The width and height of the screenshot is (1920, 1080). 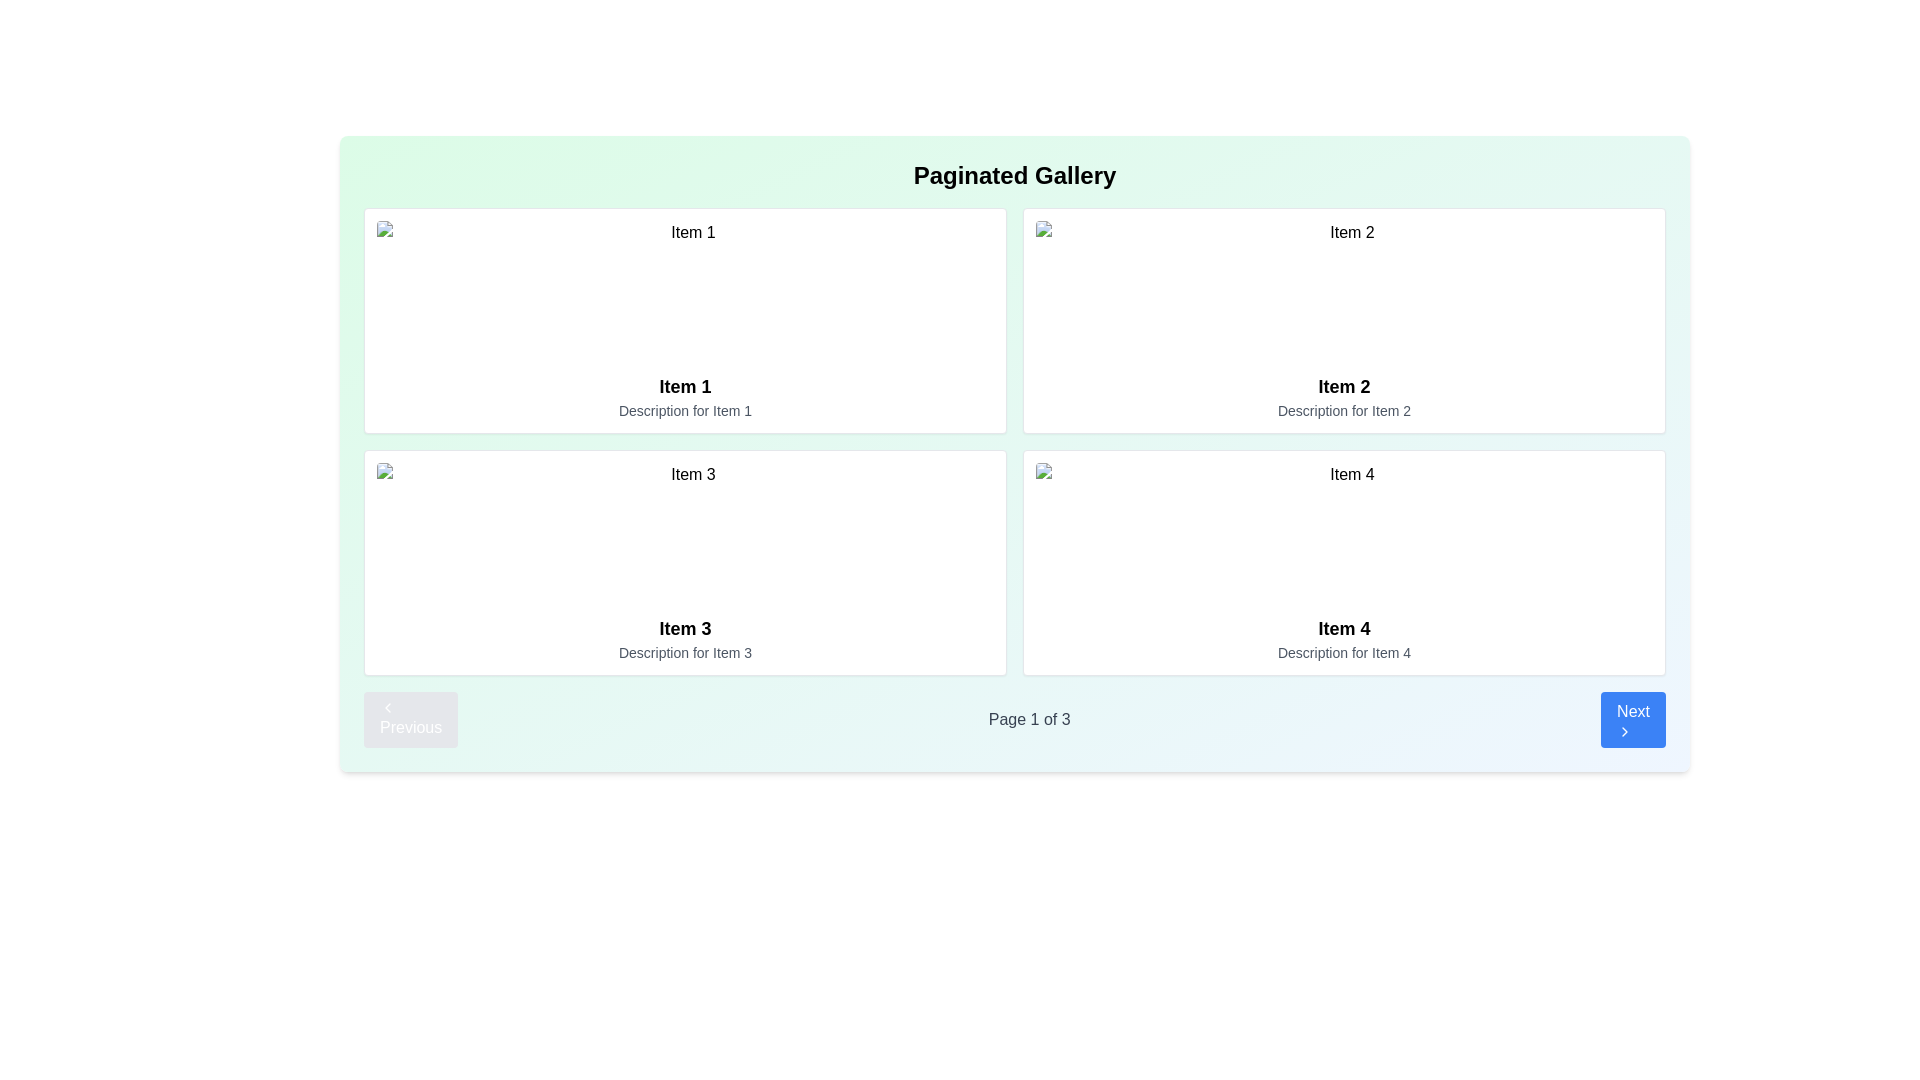 I want to click on the chevron-right icon located within the 'Next' button in the bottom-right corner of the layout, so click(x=1625, y=732).